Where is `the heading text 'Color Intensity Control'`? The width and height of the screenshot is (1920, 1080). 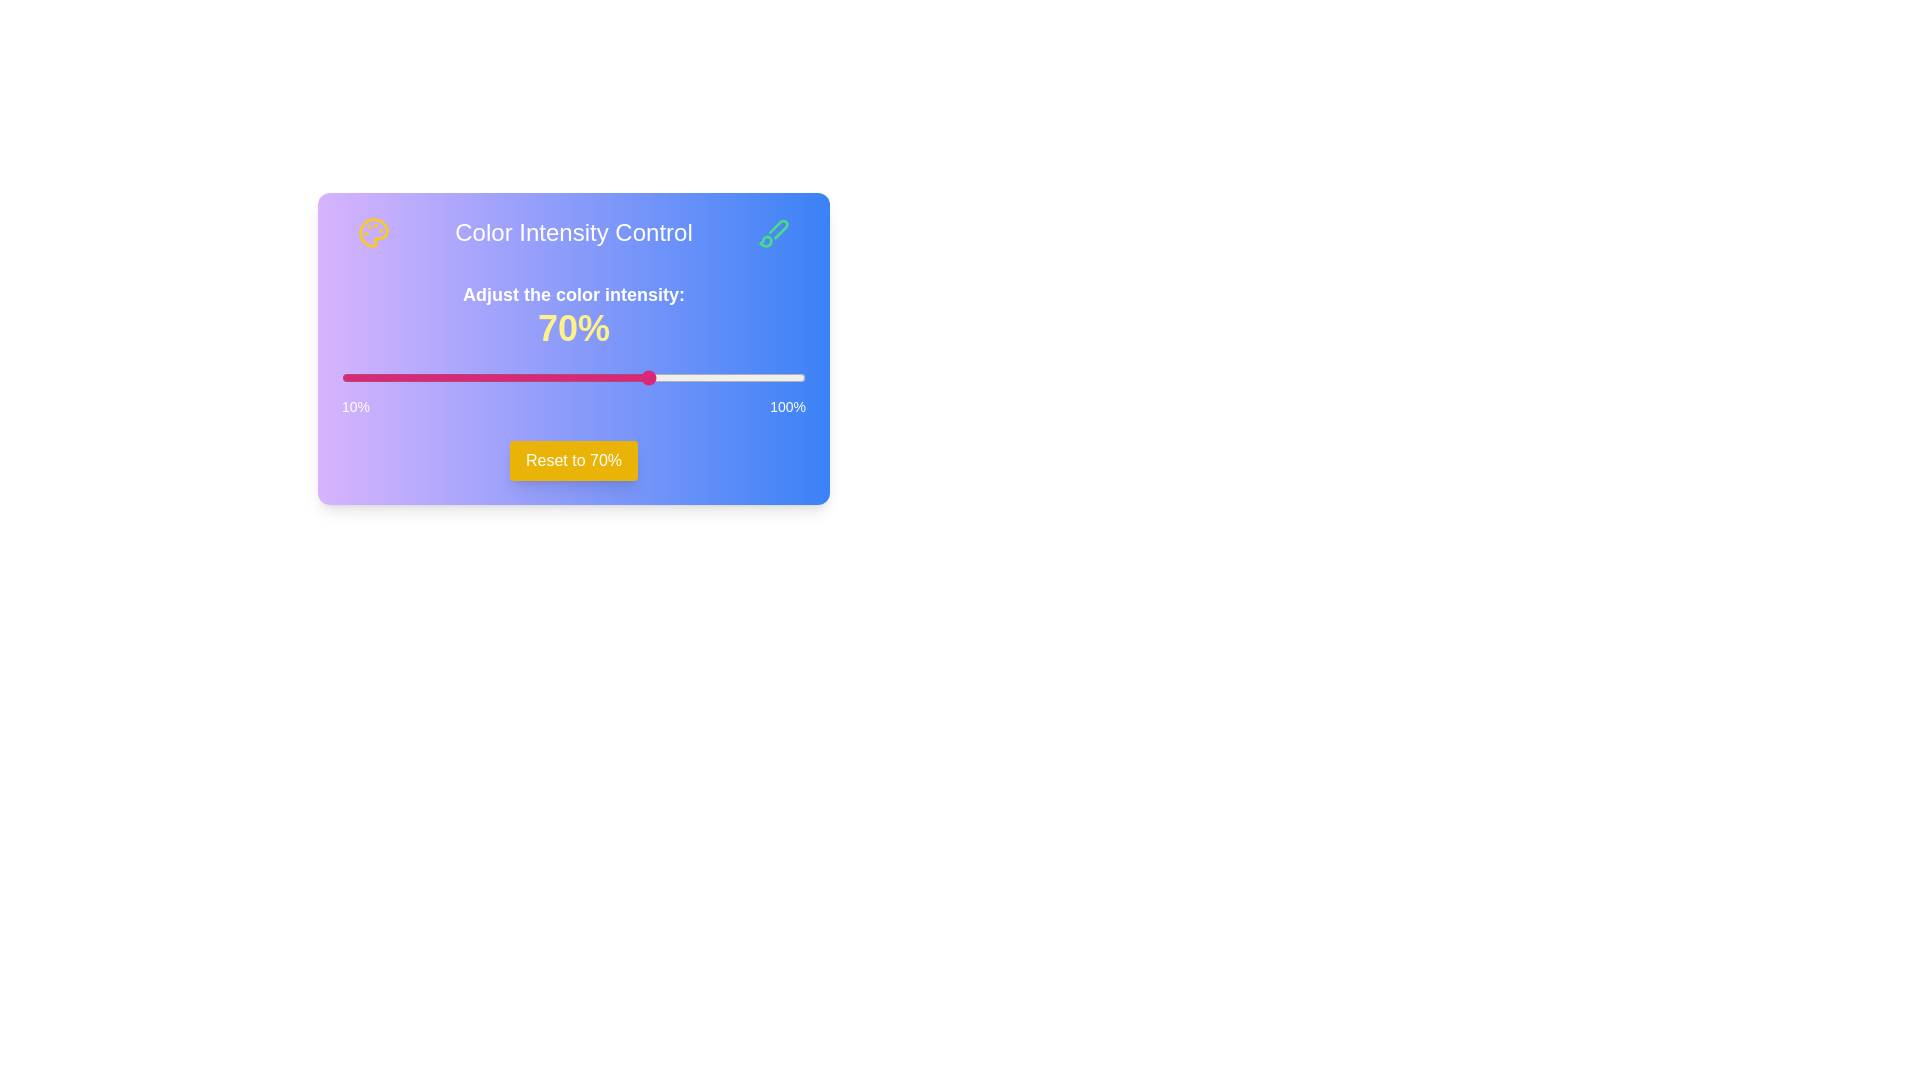
the heading text 'Color Intensity Control' is located at coordinates (573, 231).